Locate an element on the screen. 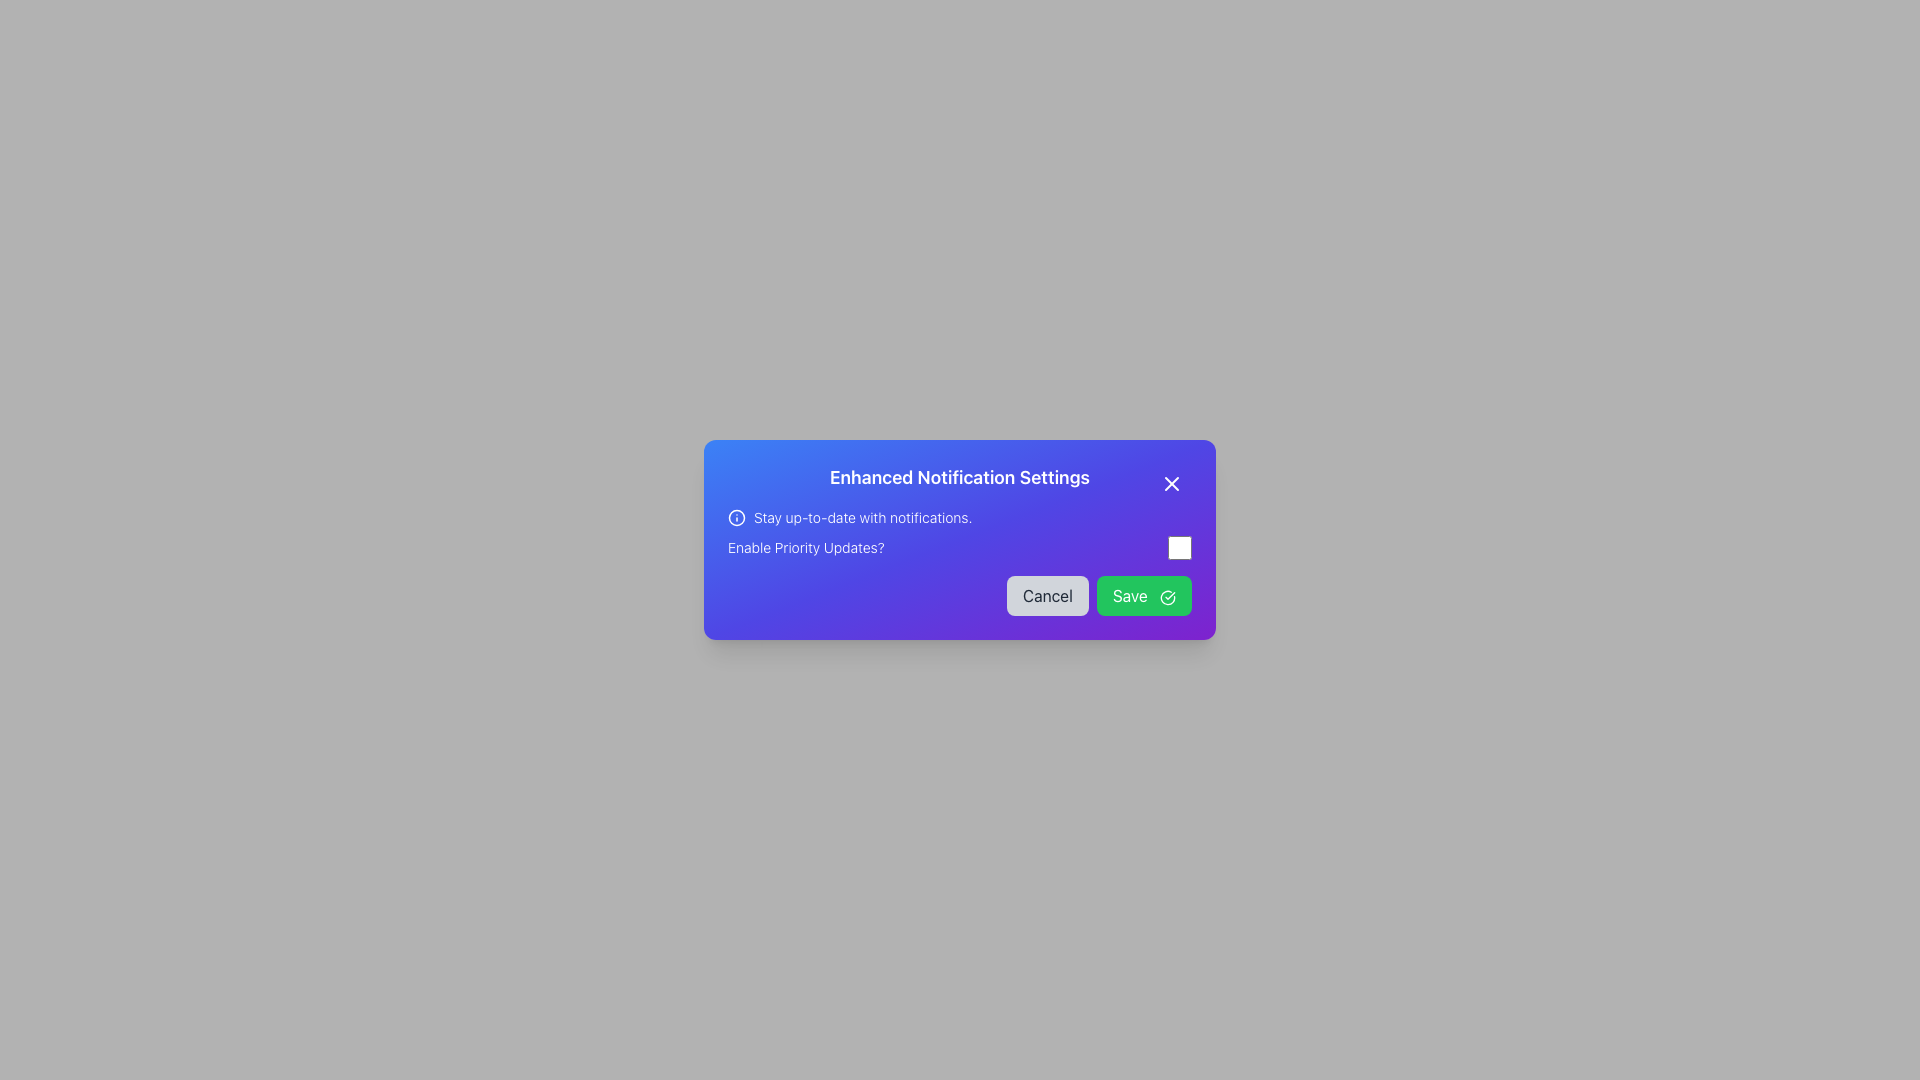 The image size is (1920, 1080). the checkbox labeled 'Enable Priority Updates?' for more information is located at coordinates (960, 547).